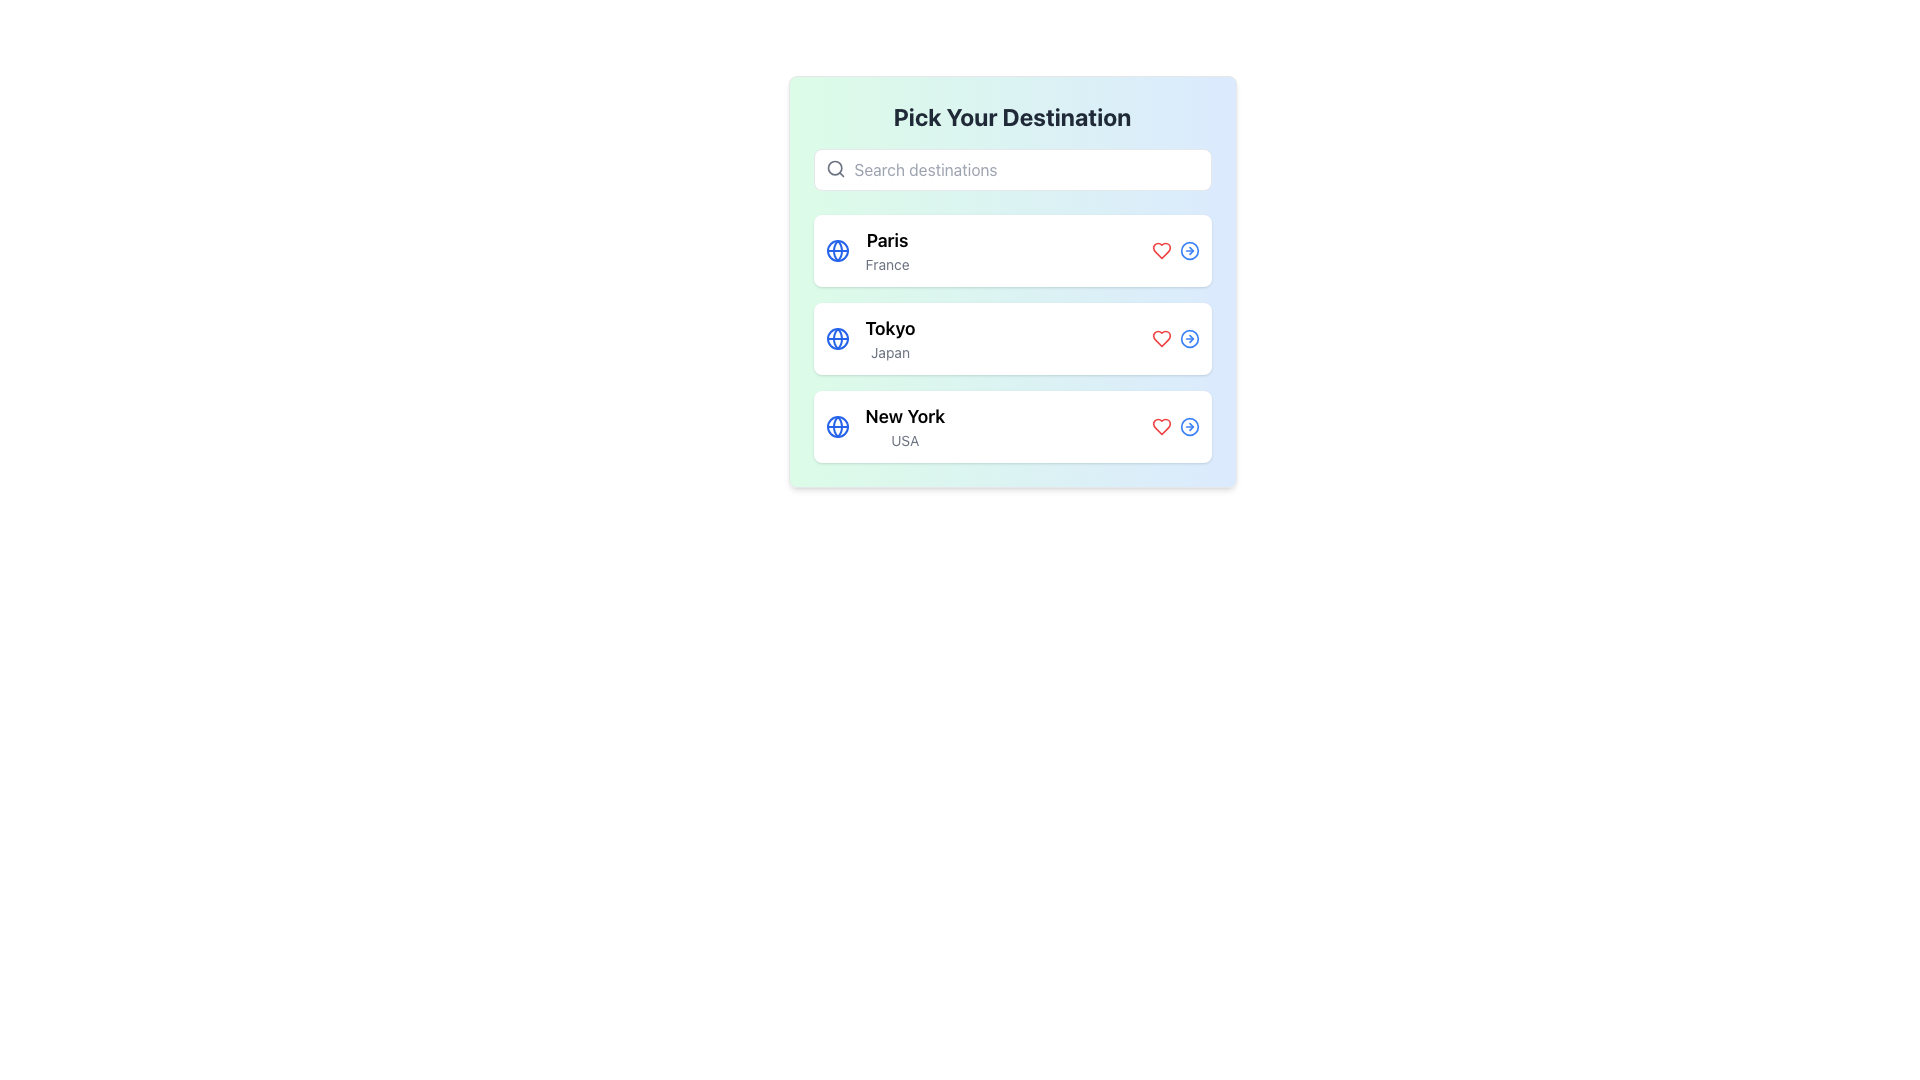 The image size is (1920, 1080). What do you see at coordinates (1189, 249) in the screenshot?
I see `the SVG Circle located to the right of the text labels for 'Paris' and 'France', adjacent to a heart icon in the destination selection interface` at bounding box center [1189, 249].